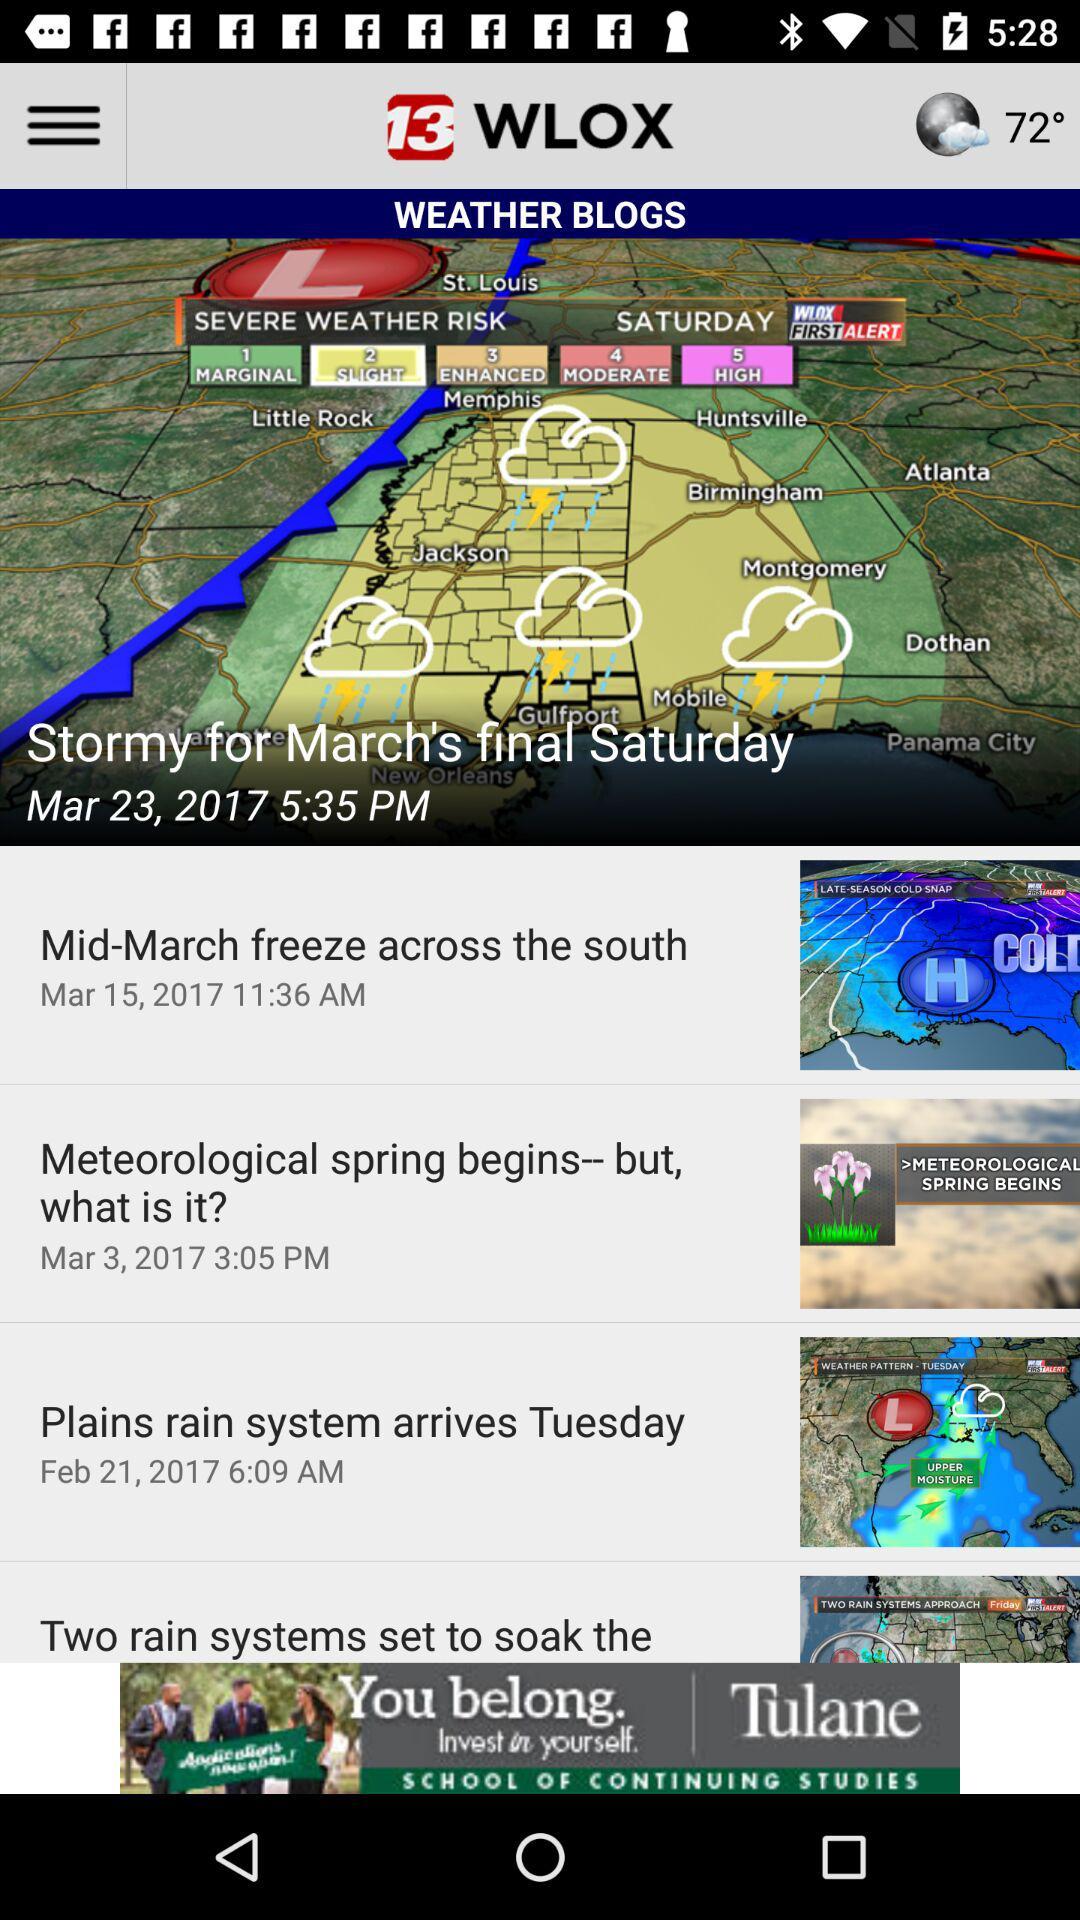 The width and height of the screenshot is (1080, 1920). Describe the element at coordinates (61, 124) in the screenshot. I see `the menu icon` at that location.